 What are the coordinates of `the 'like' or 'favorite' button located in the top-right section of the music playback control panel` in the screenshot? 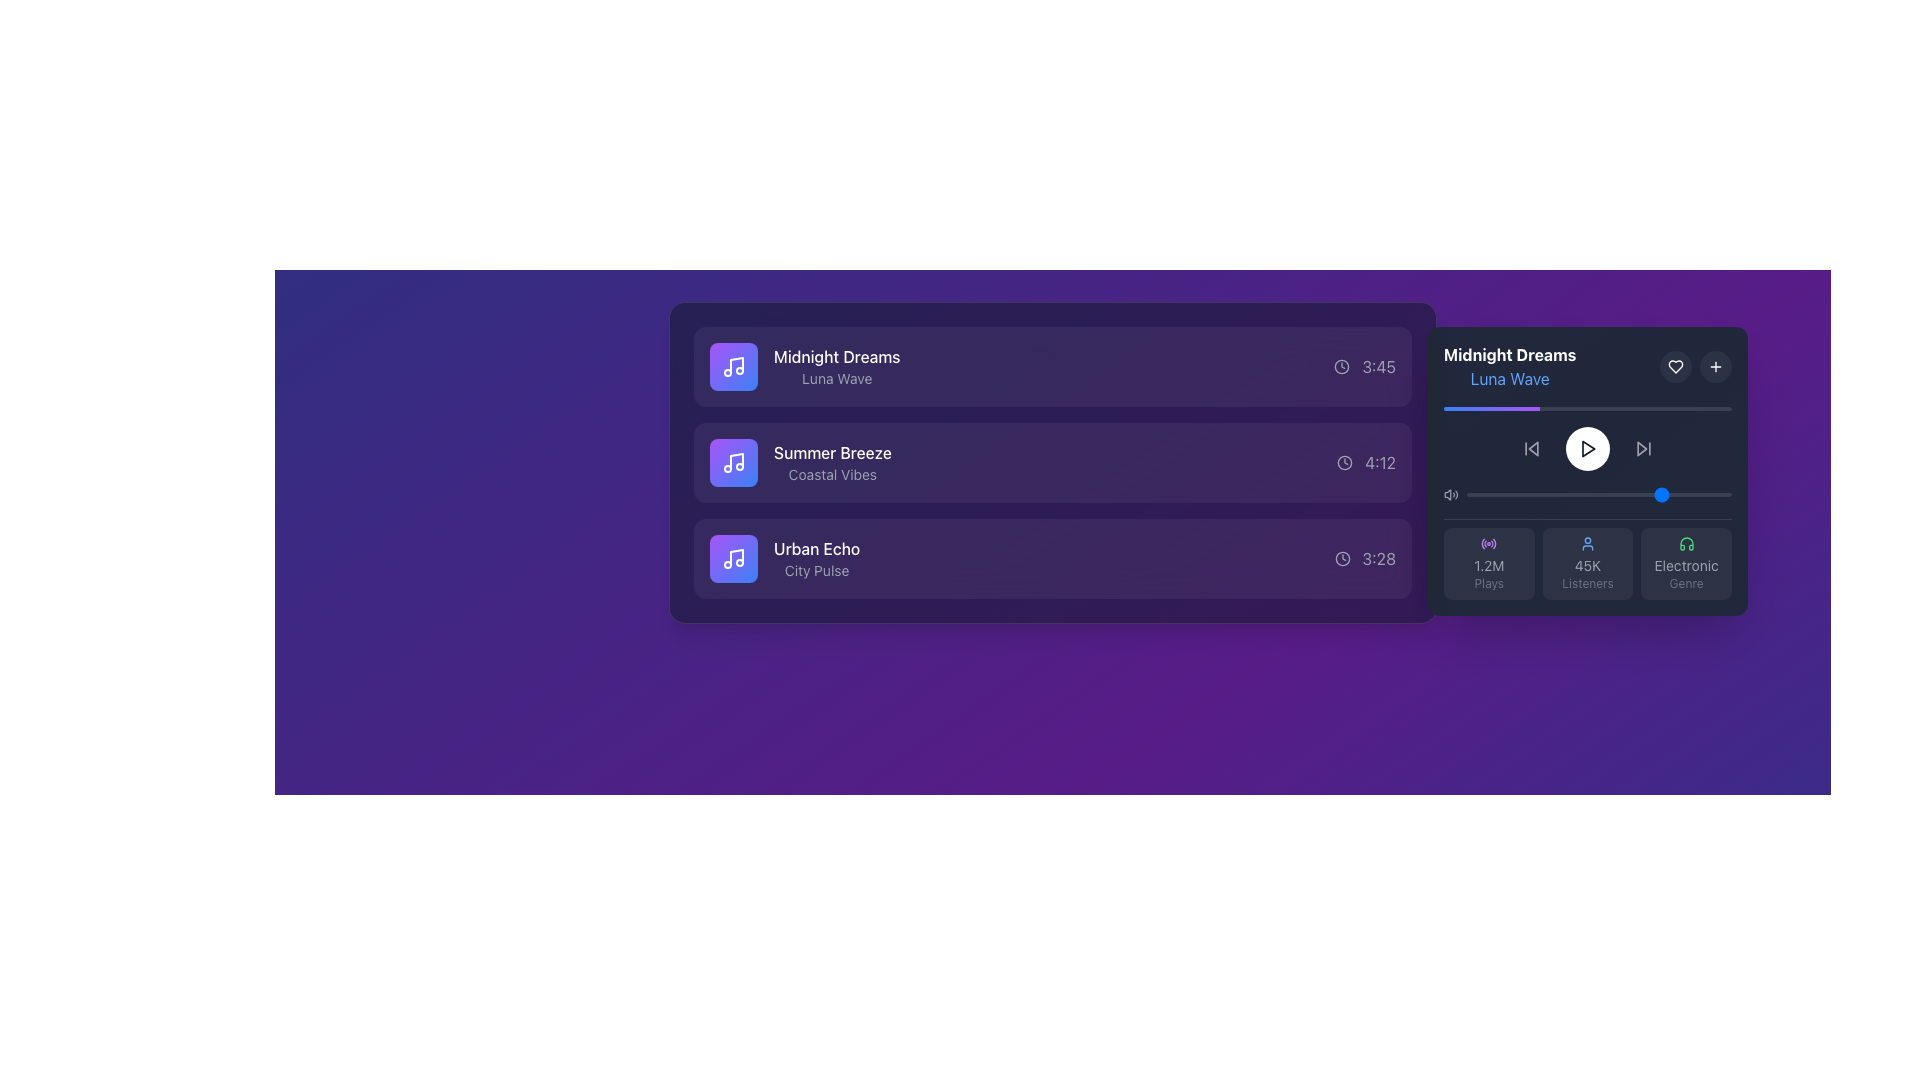 It's located at (1675, 366).